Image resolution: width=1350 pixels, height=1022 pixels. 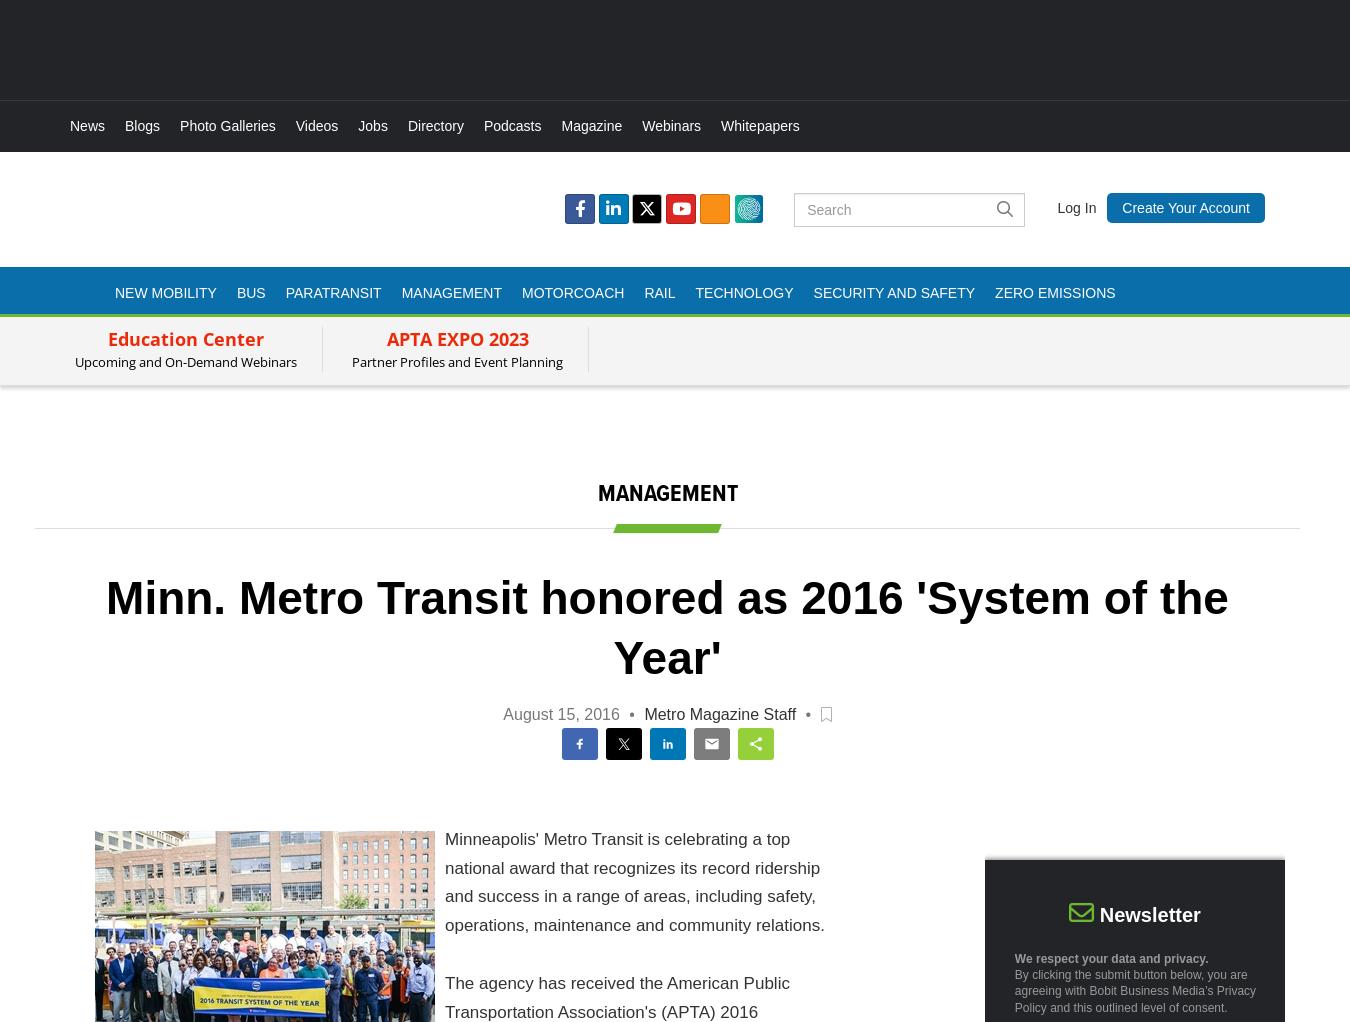 What do you see at coordinates (634, 880) in the screenshot?
I see `'Minneapolis' Metro Transit is celebrating a top national award that recognizes its record ridership and success in a range of areas, including safety, operations, maintenance and community relations.'` at bounding box center [634, 880].